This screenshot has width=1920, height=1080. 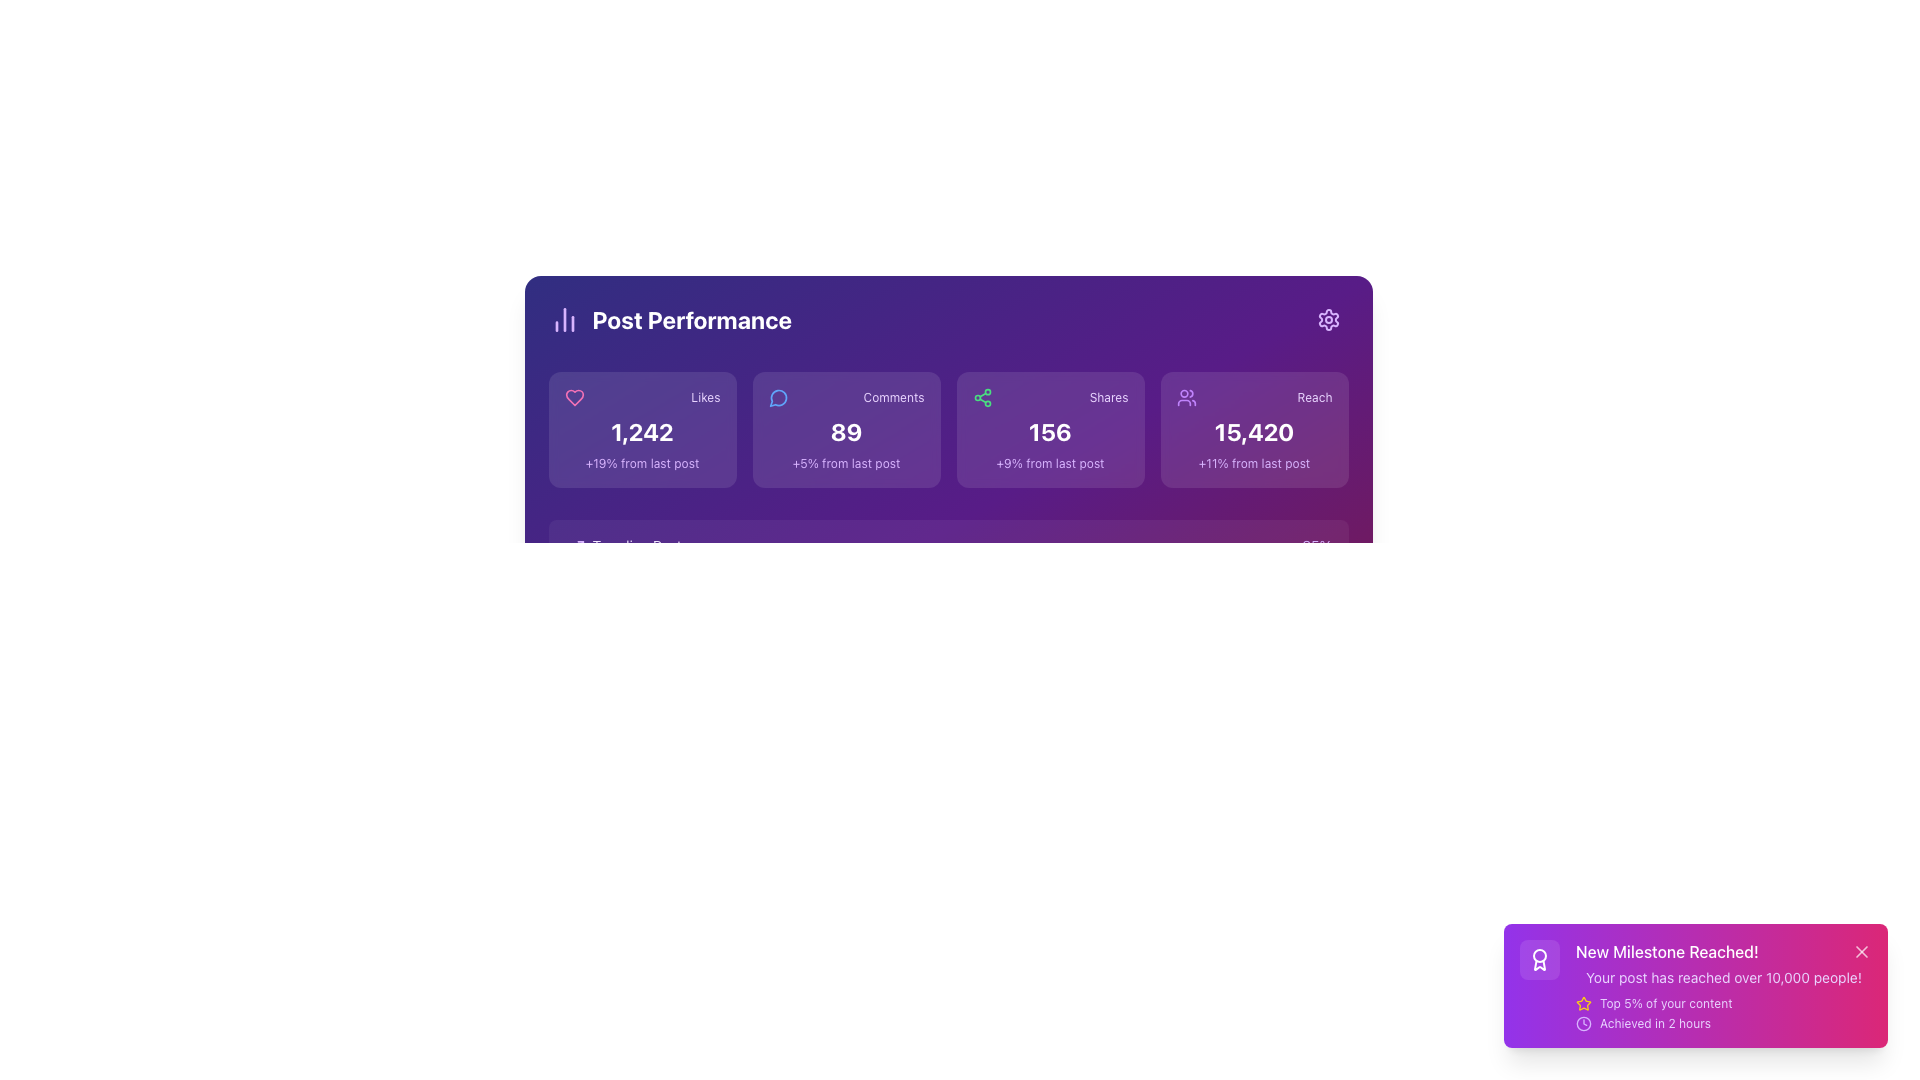 What do you see at coordinates (622, 546) in the screenshot?
I see `the 'Trending Post' text label located inside the 'Post Performance' panel, positioned at the bottom left corner of the content area, which features a purple color and a small trending-up icon to its left` at bounding box center [622, 546].